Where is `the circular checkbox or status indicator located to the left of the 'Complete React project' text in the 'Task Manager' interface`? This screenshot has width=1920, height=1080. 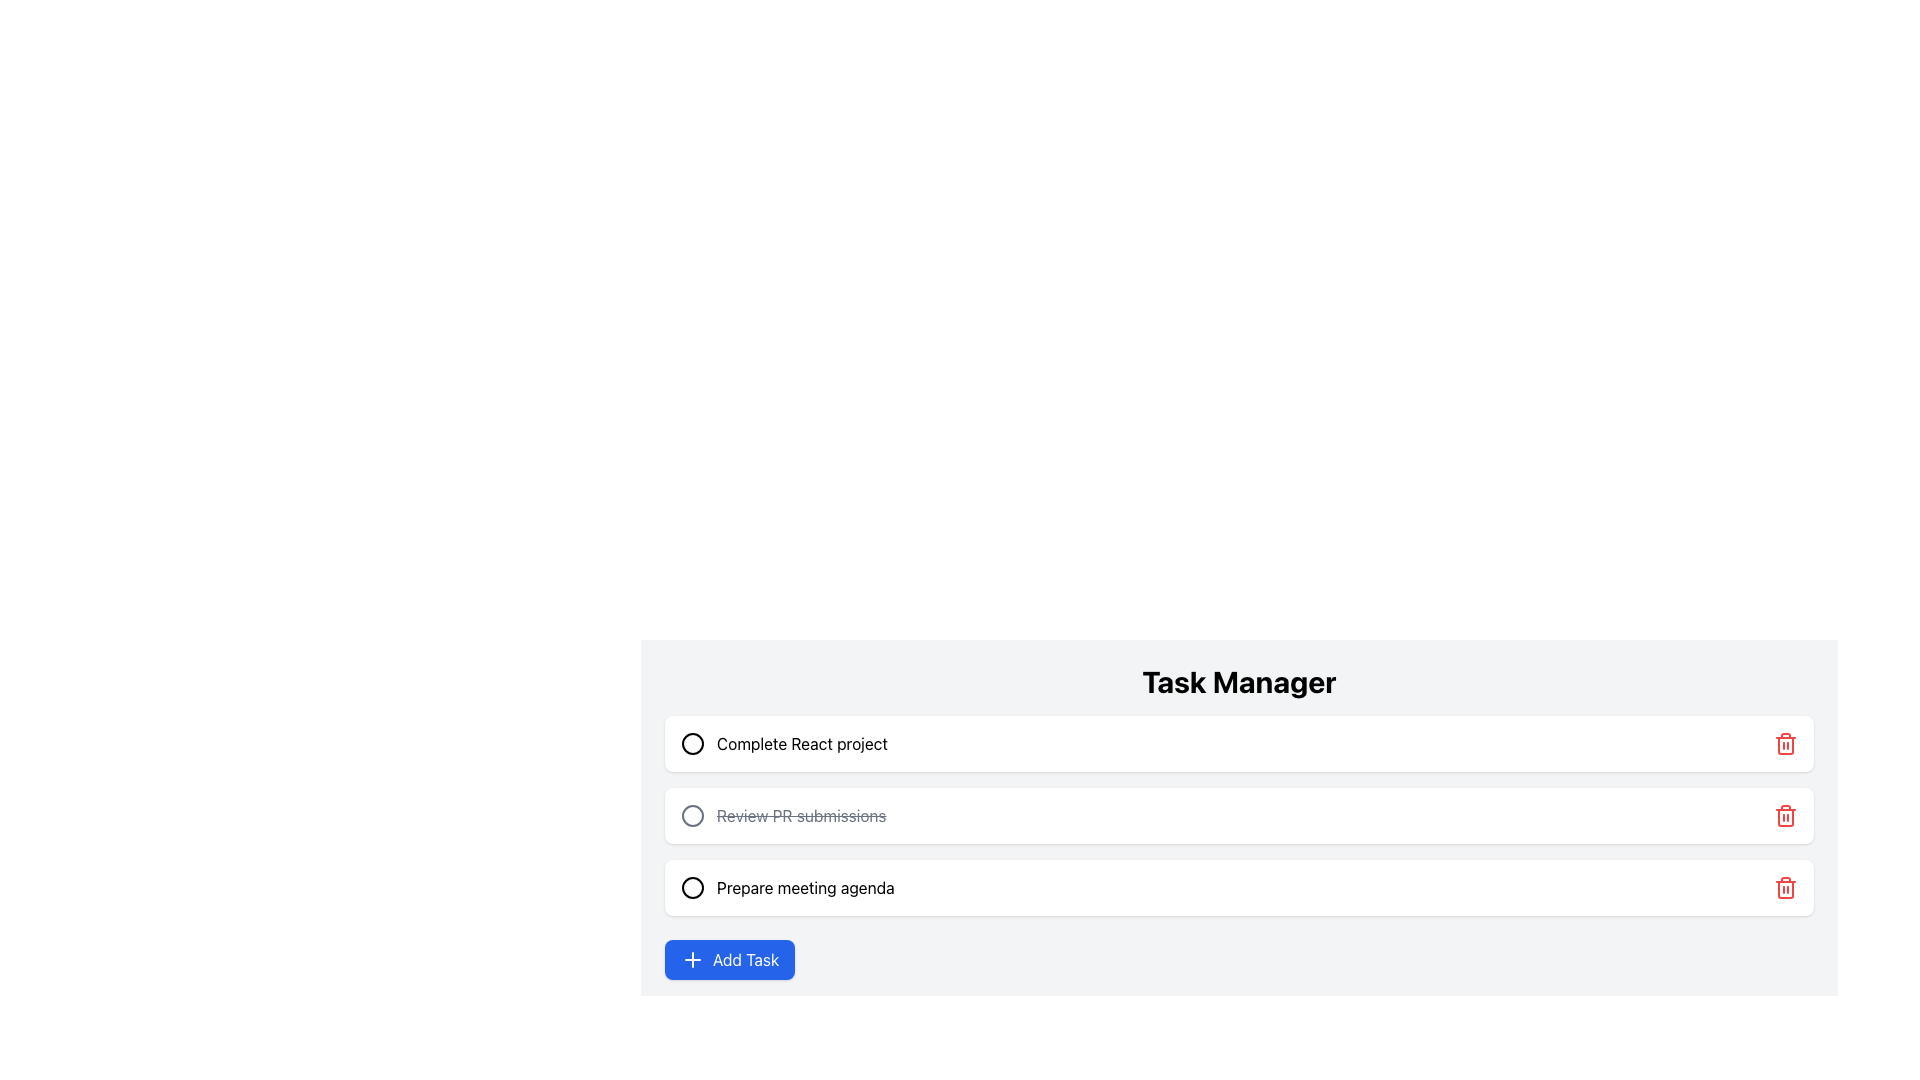
the circular checkbox or status indicator located to the left of the 'Complete React project' text in the 'Task Manager' interface is located at coordinates (692, 744).